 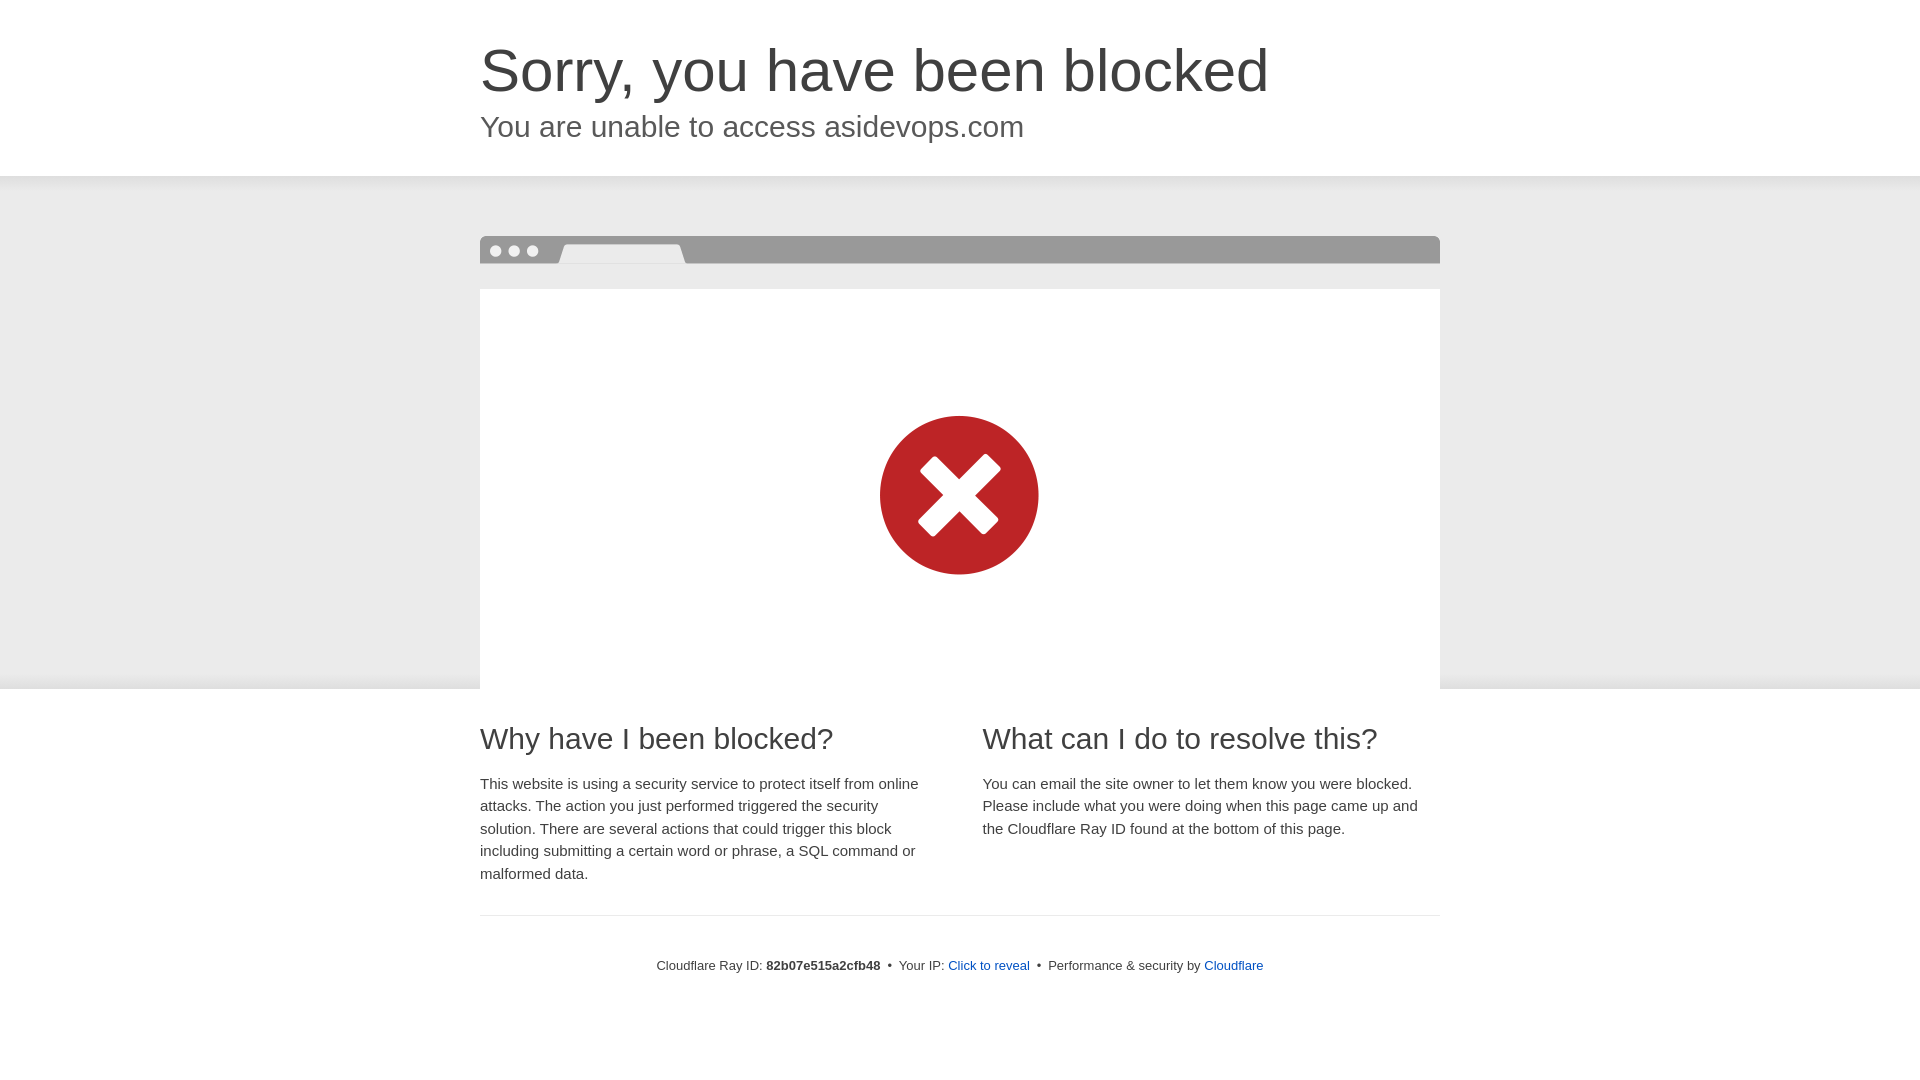 What do you see at coordinates (1203, 964) in the screenshot?
I see `'Cloudflare'` at bounding box center [1203, 964].